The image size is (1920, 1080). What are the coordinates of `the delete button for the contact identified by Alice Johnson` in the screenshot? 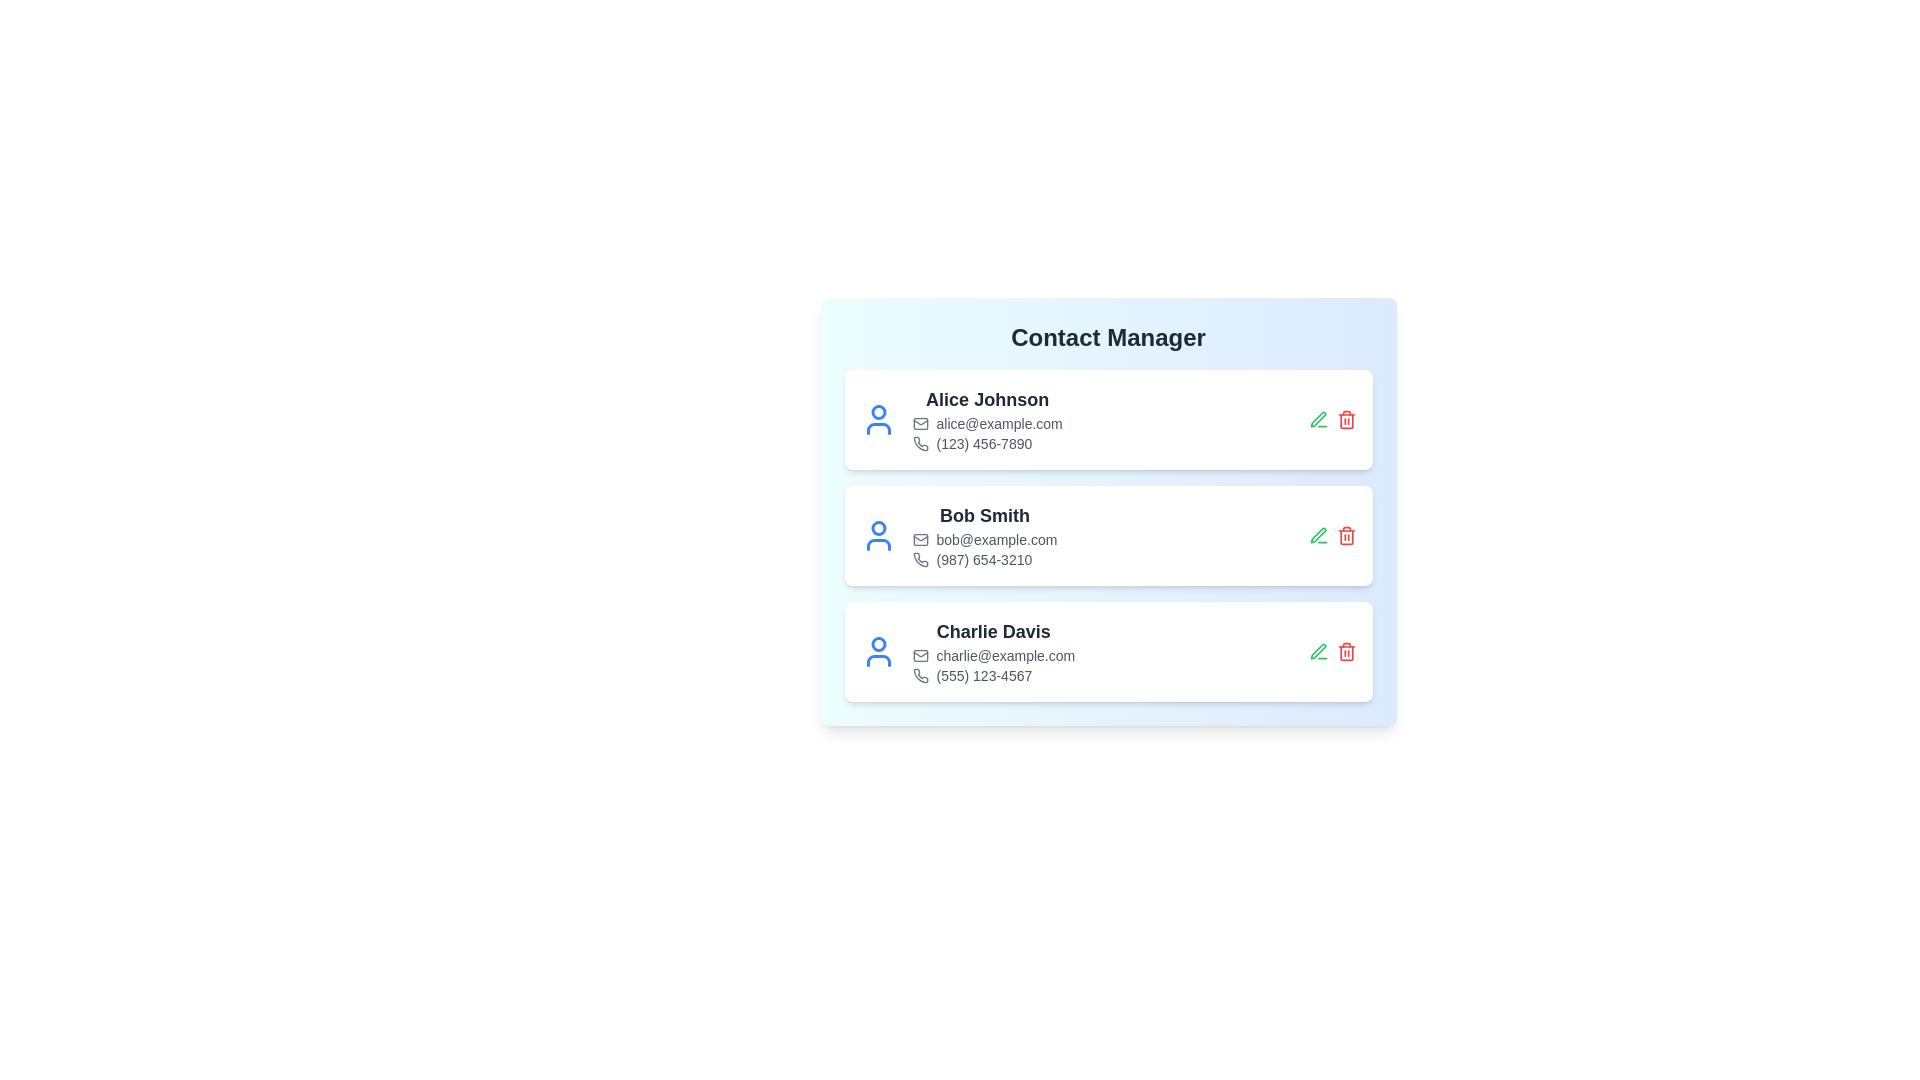 It's located at (1346, 419).